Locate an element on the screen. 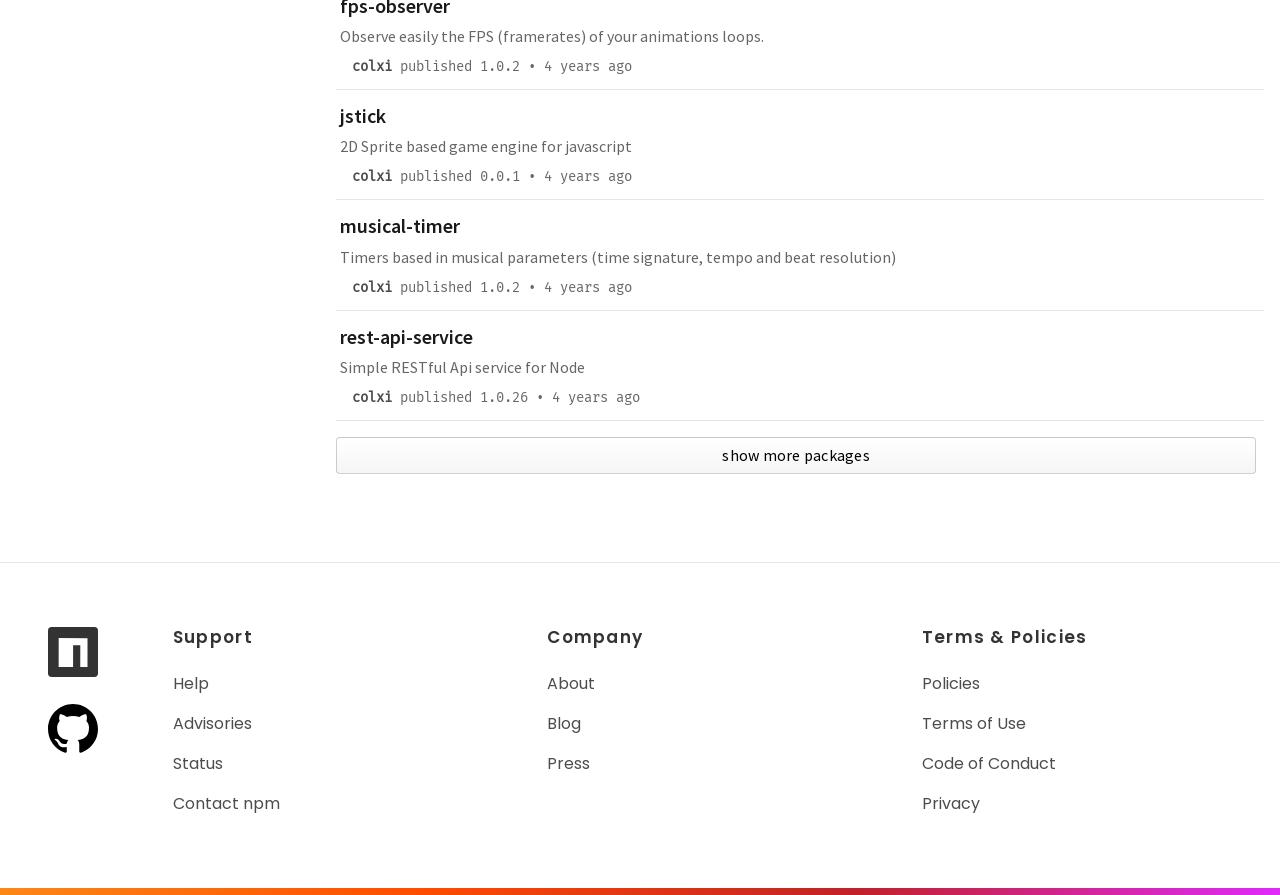  'Advisories' is located at coordinates (211, 722).